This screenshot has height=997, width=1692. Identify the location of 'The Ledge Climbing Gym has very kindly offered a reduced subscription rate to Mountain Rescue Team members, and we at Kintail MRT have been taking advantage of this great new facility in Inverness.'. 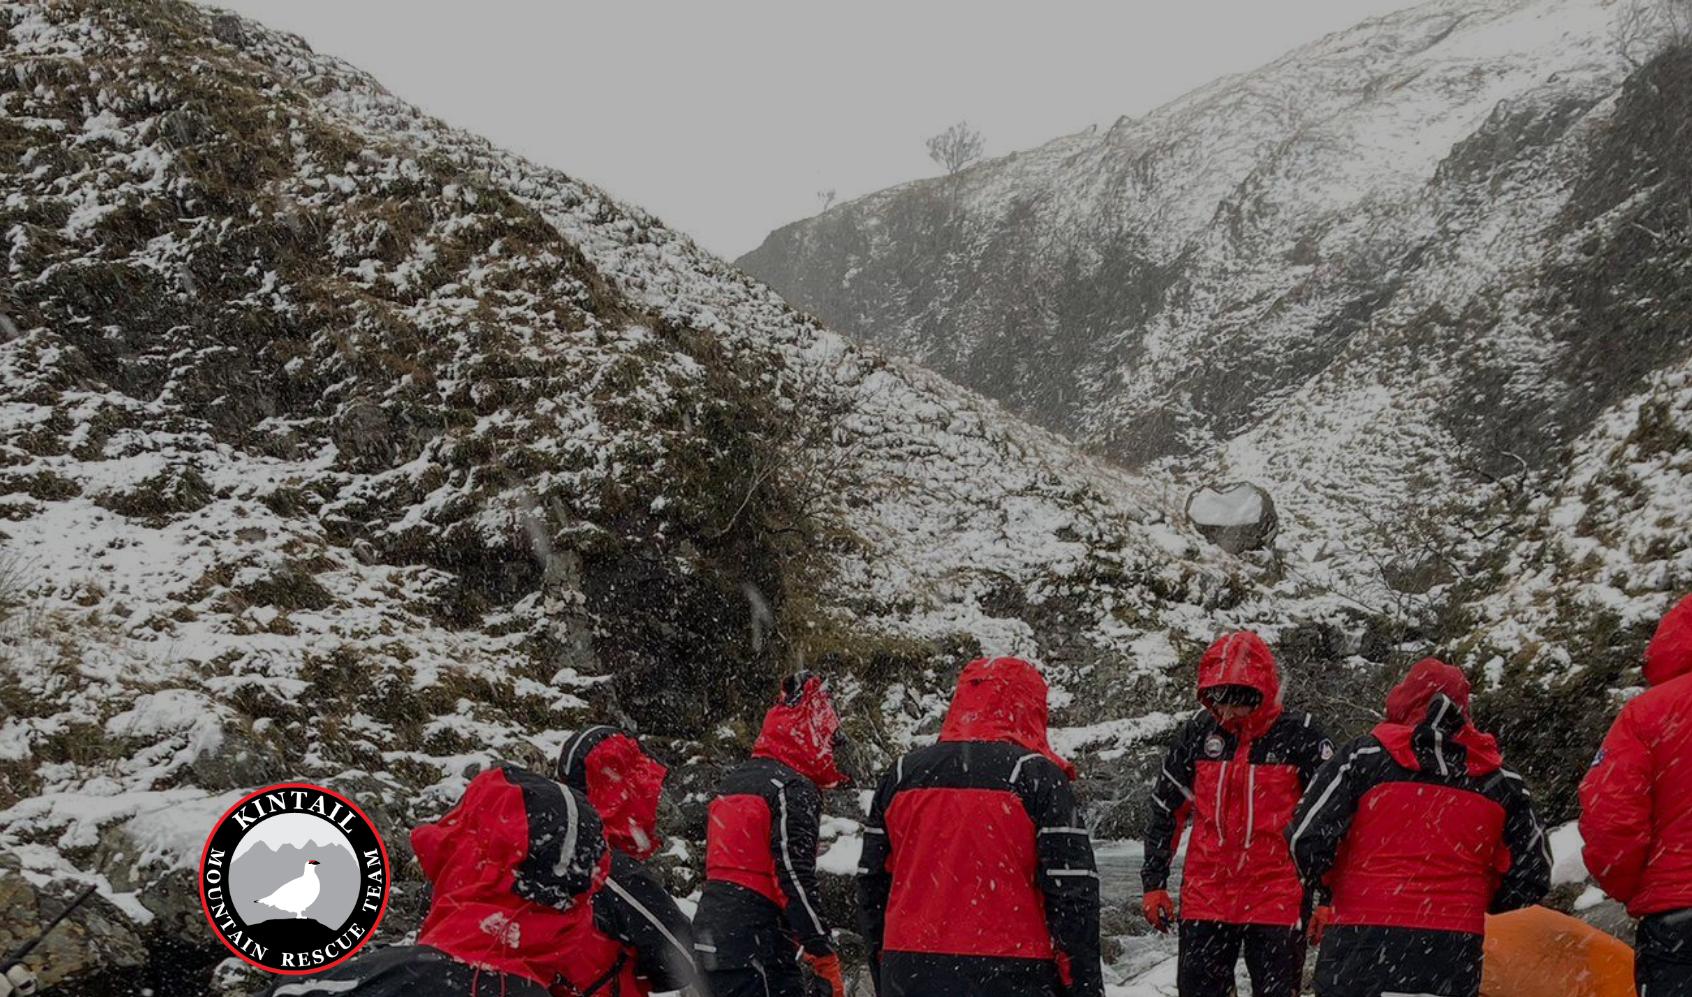
(678, 831).